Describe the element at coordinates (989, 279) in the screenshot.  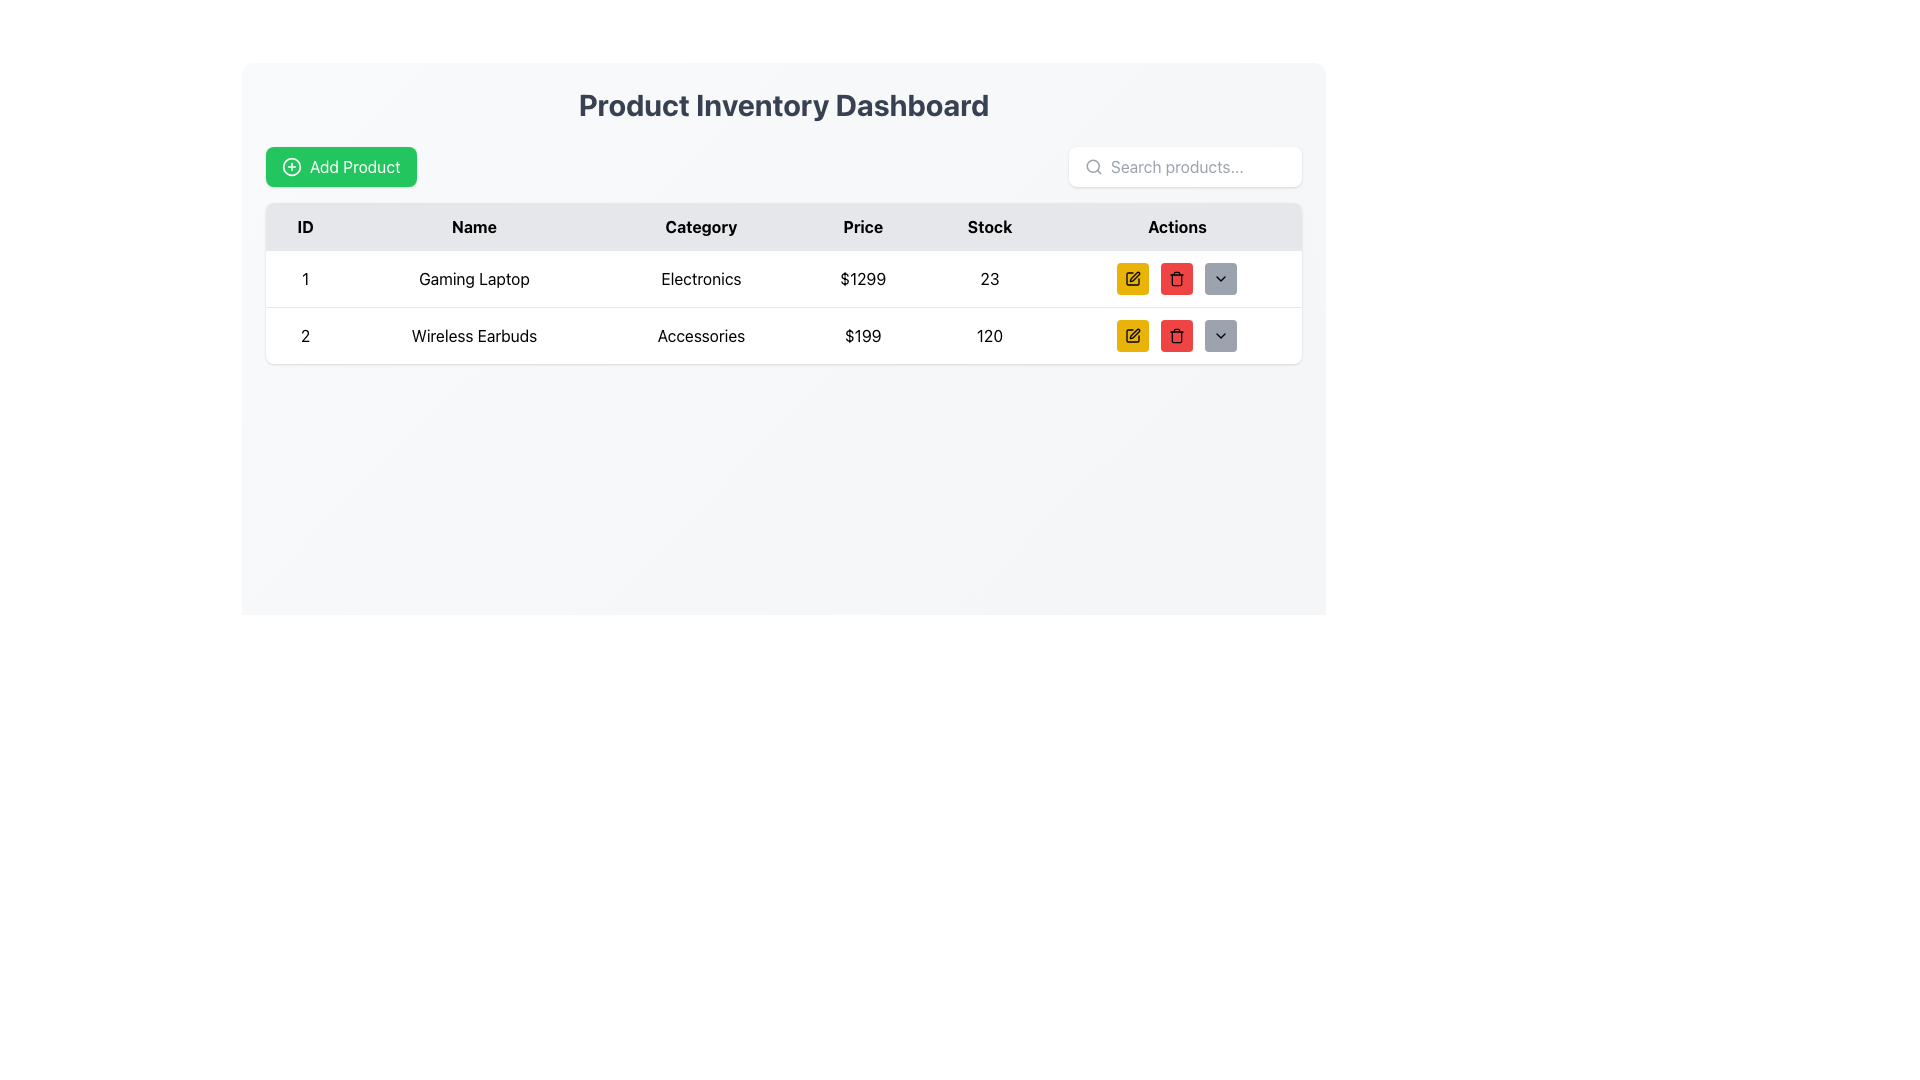
I see `displayed information from the centered text showing the number '23' in the 'Stock' column for the 'Gaming Laptop' product` at that location.